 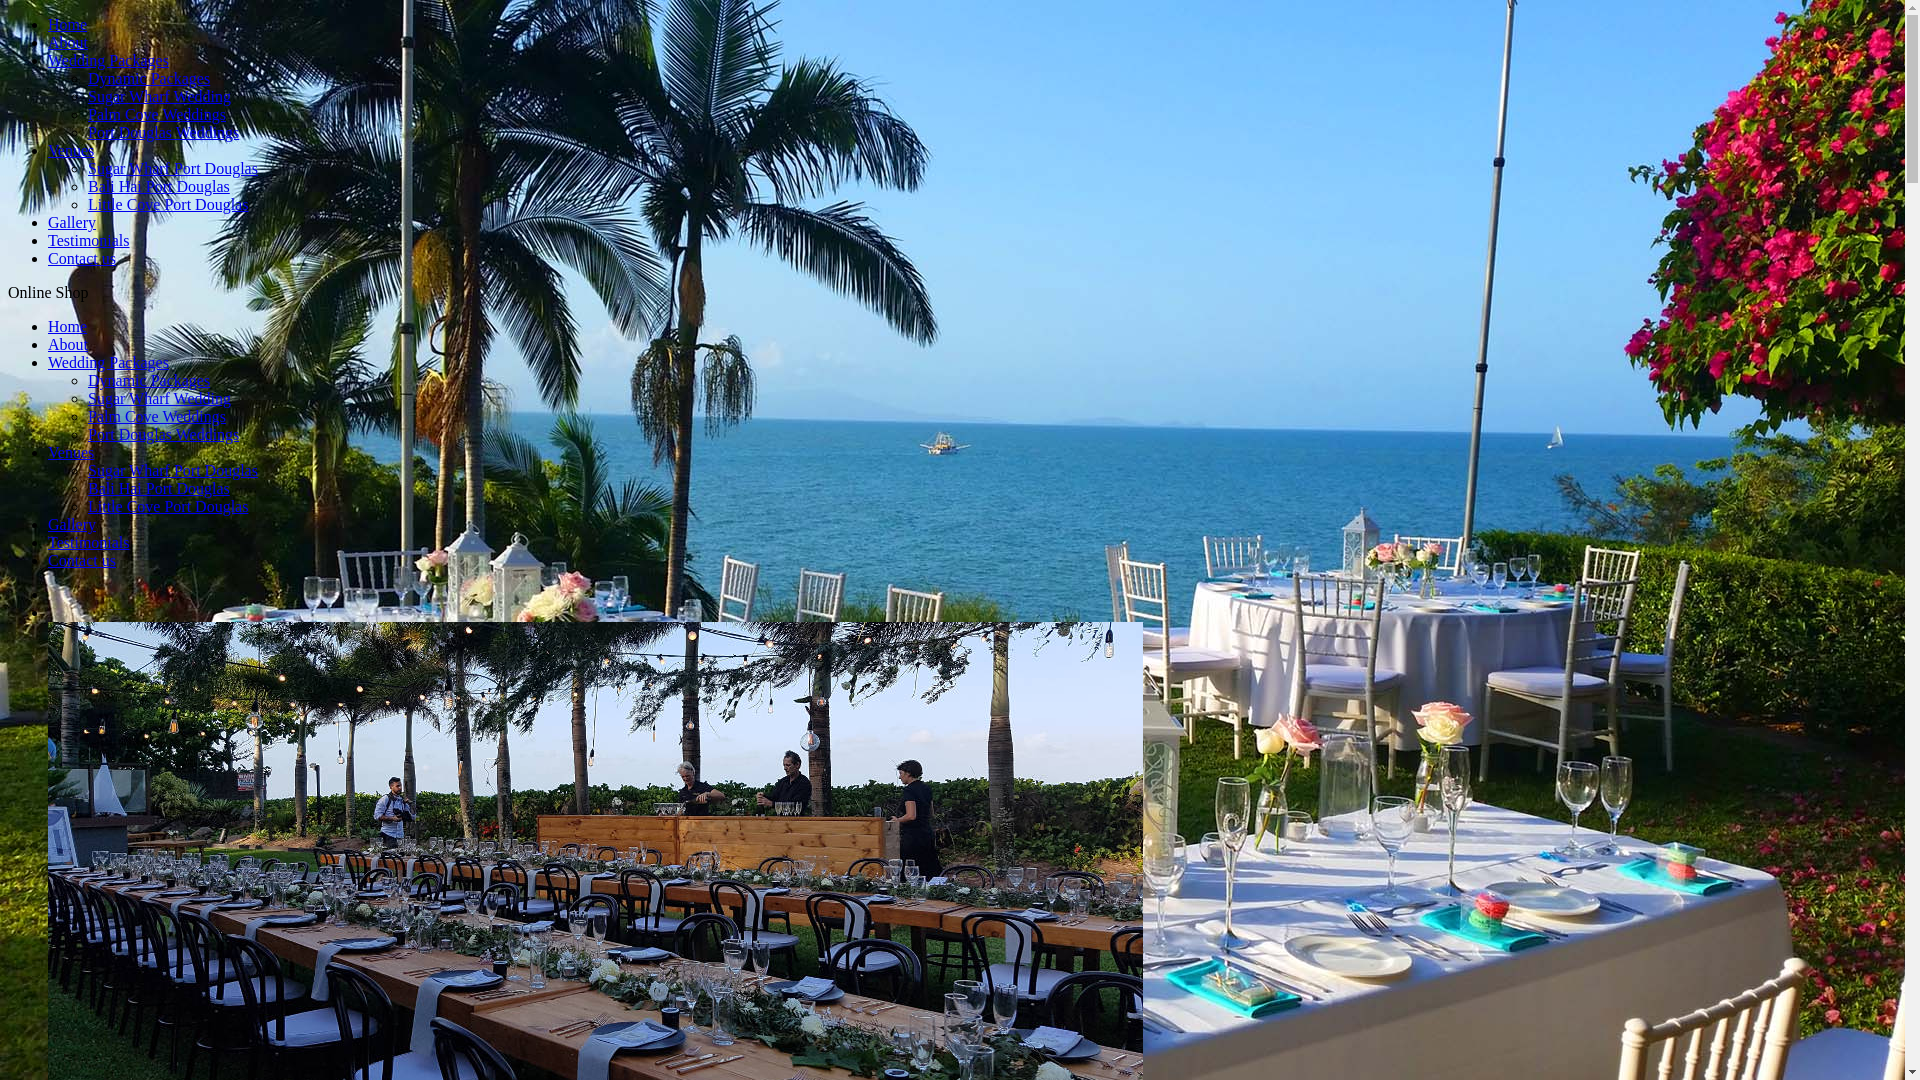 What do you see at coordinates (88, 542) in the screenshot?
I see `'Testimonials'` at bounding box center [88, 542].